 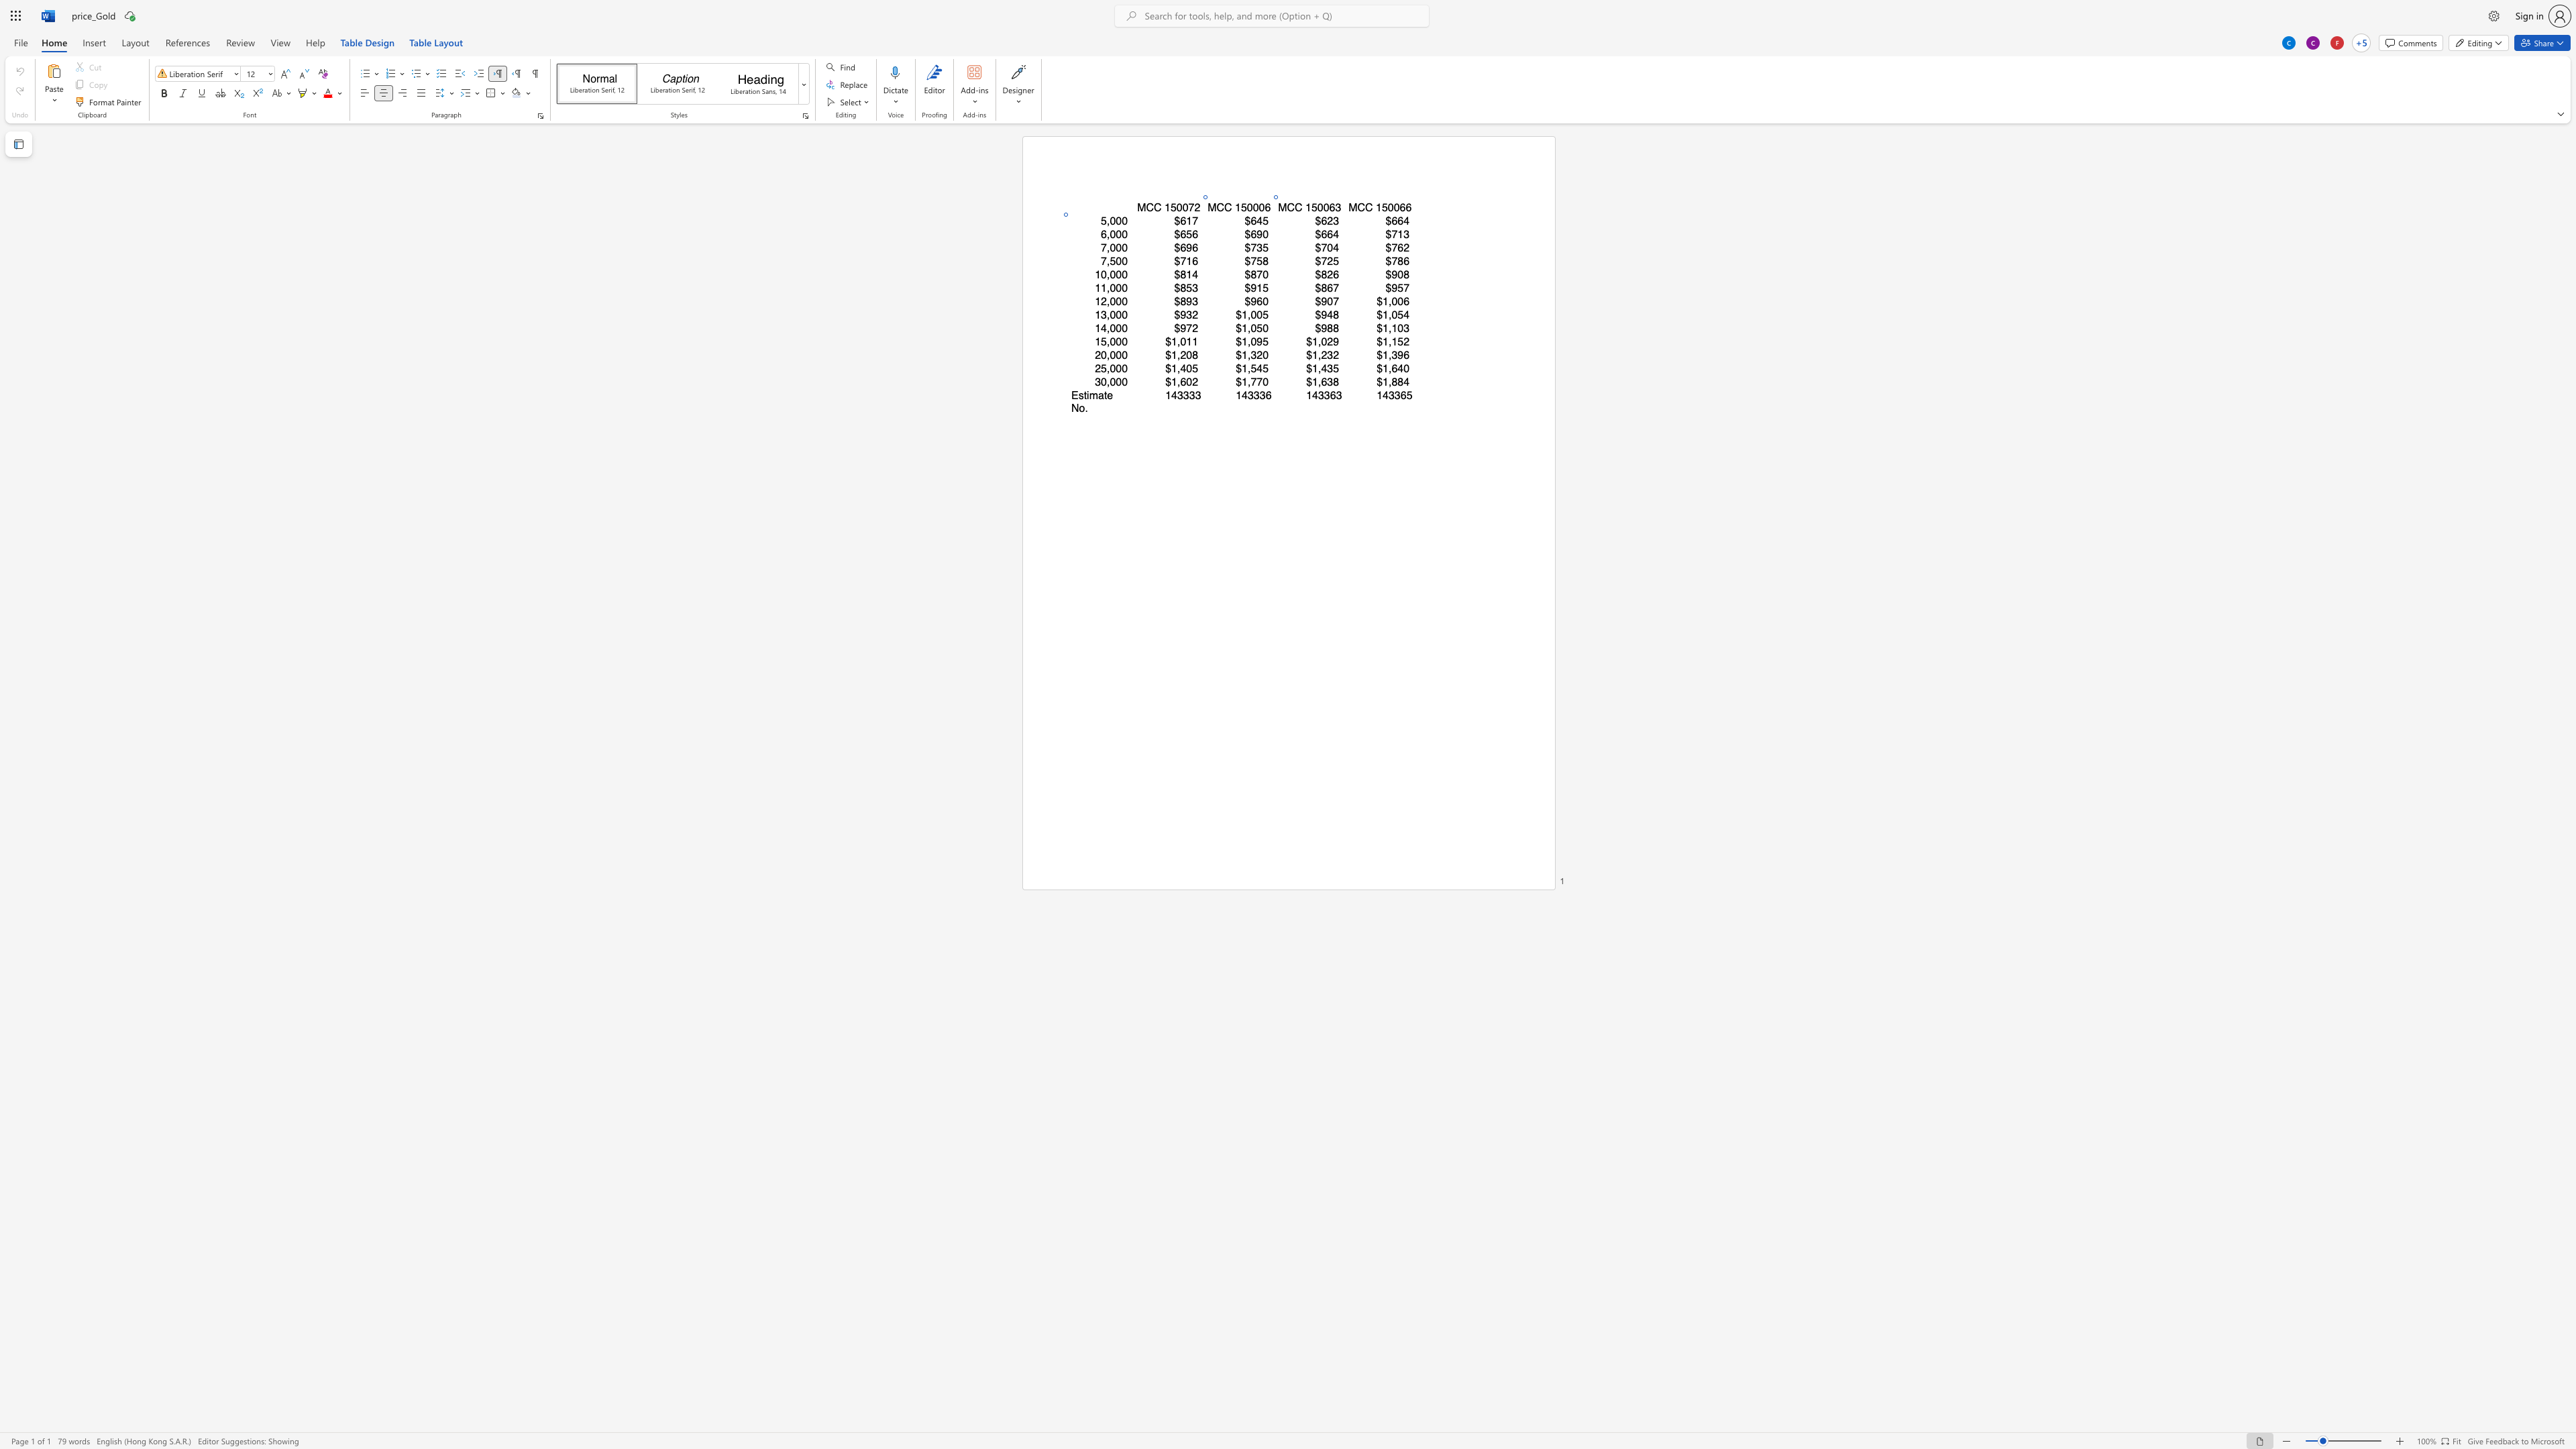 What do you see at coordinates (1313, 207) in the screenshot?
I see `the 1th character "5" in the text` at bounding box center [1313, 207].